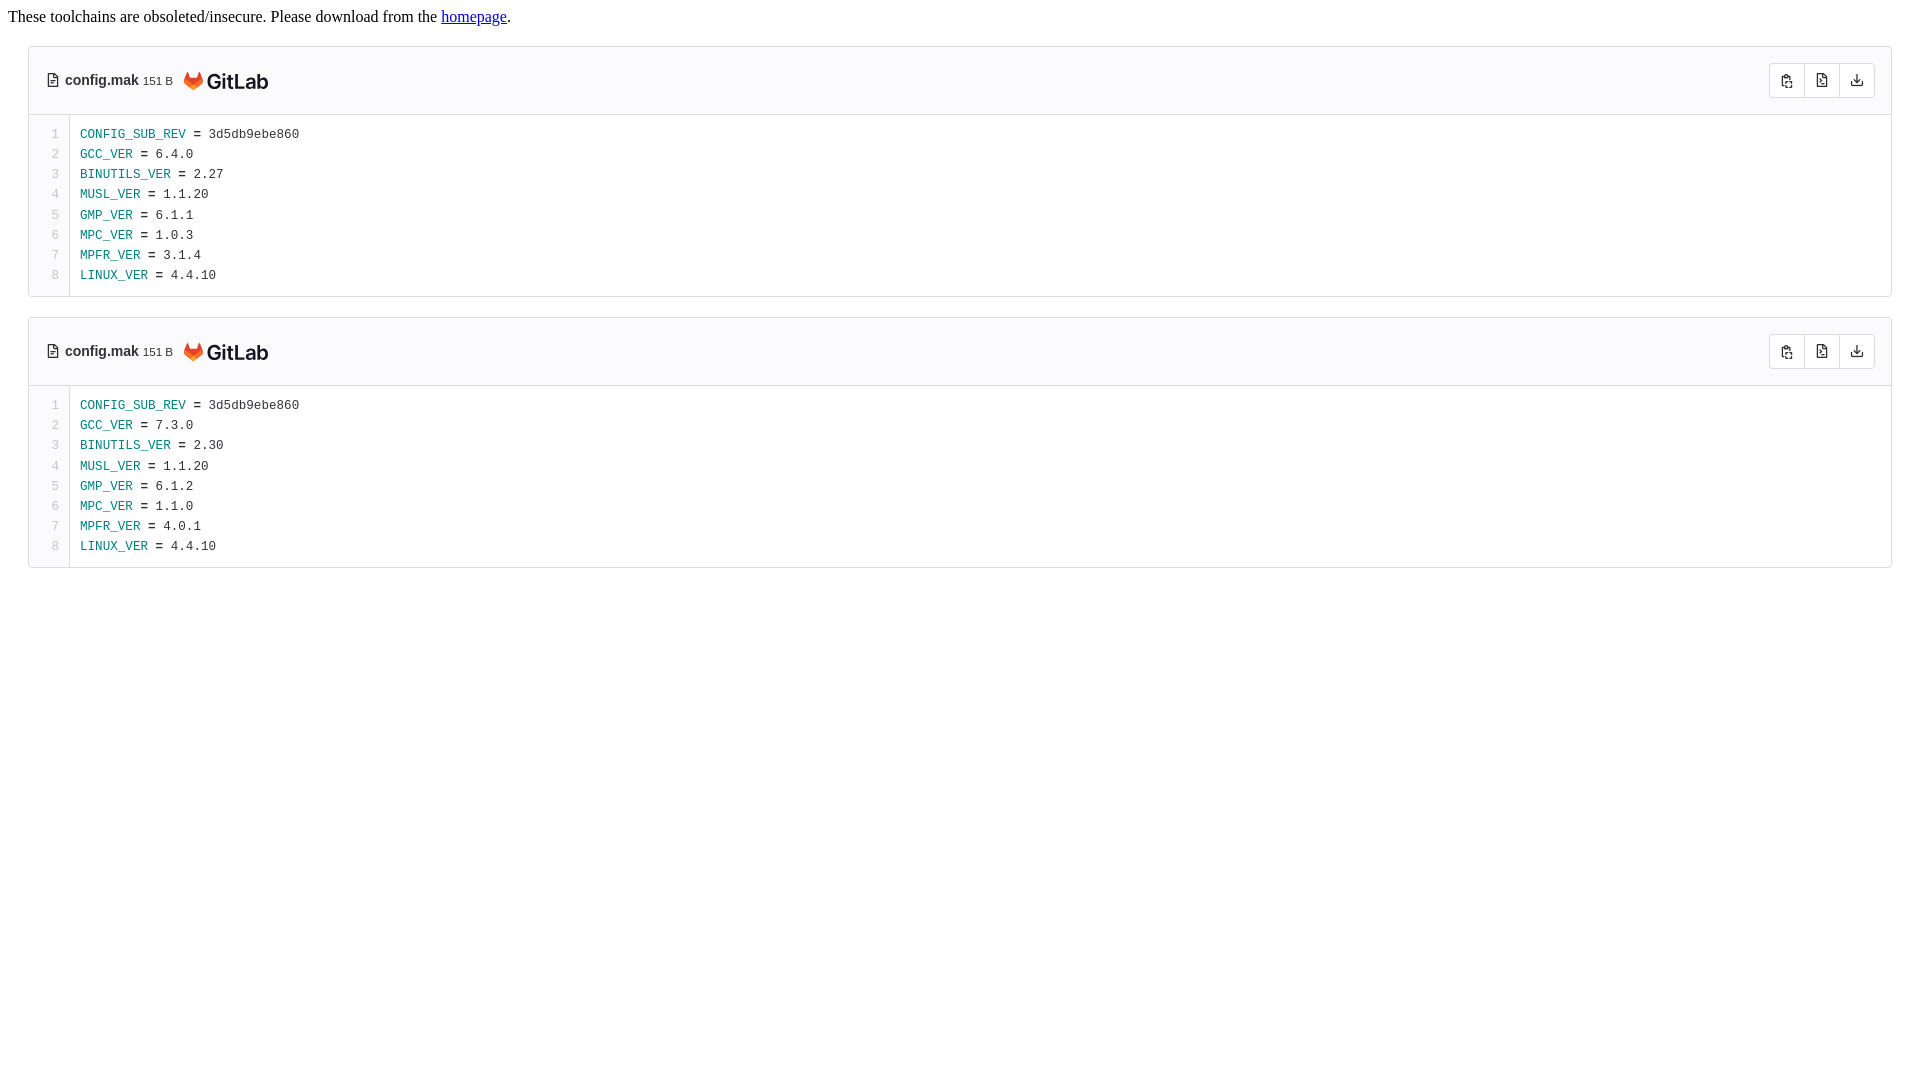 Image resolution: width=1920 pixels, height=1080 pixels. What do you see at coordinates (221, 352) in the screenshot?
I see `'View on GitLab'` at bounding box center [221, 352].